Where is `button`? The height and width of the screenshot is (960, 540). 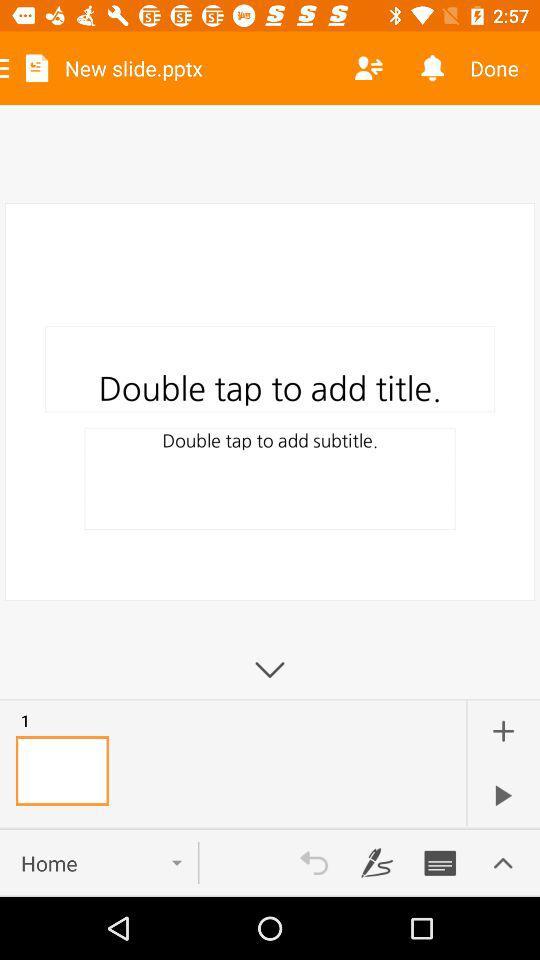
button is located at coordinates (440, 862).